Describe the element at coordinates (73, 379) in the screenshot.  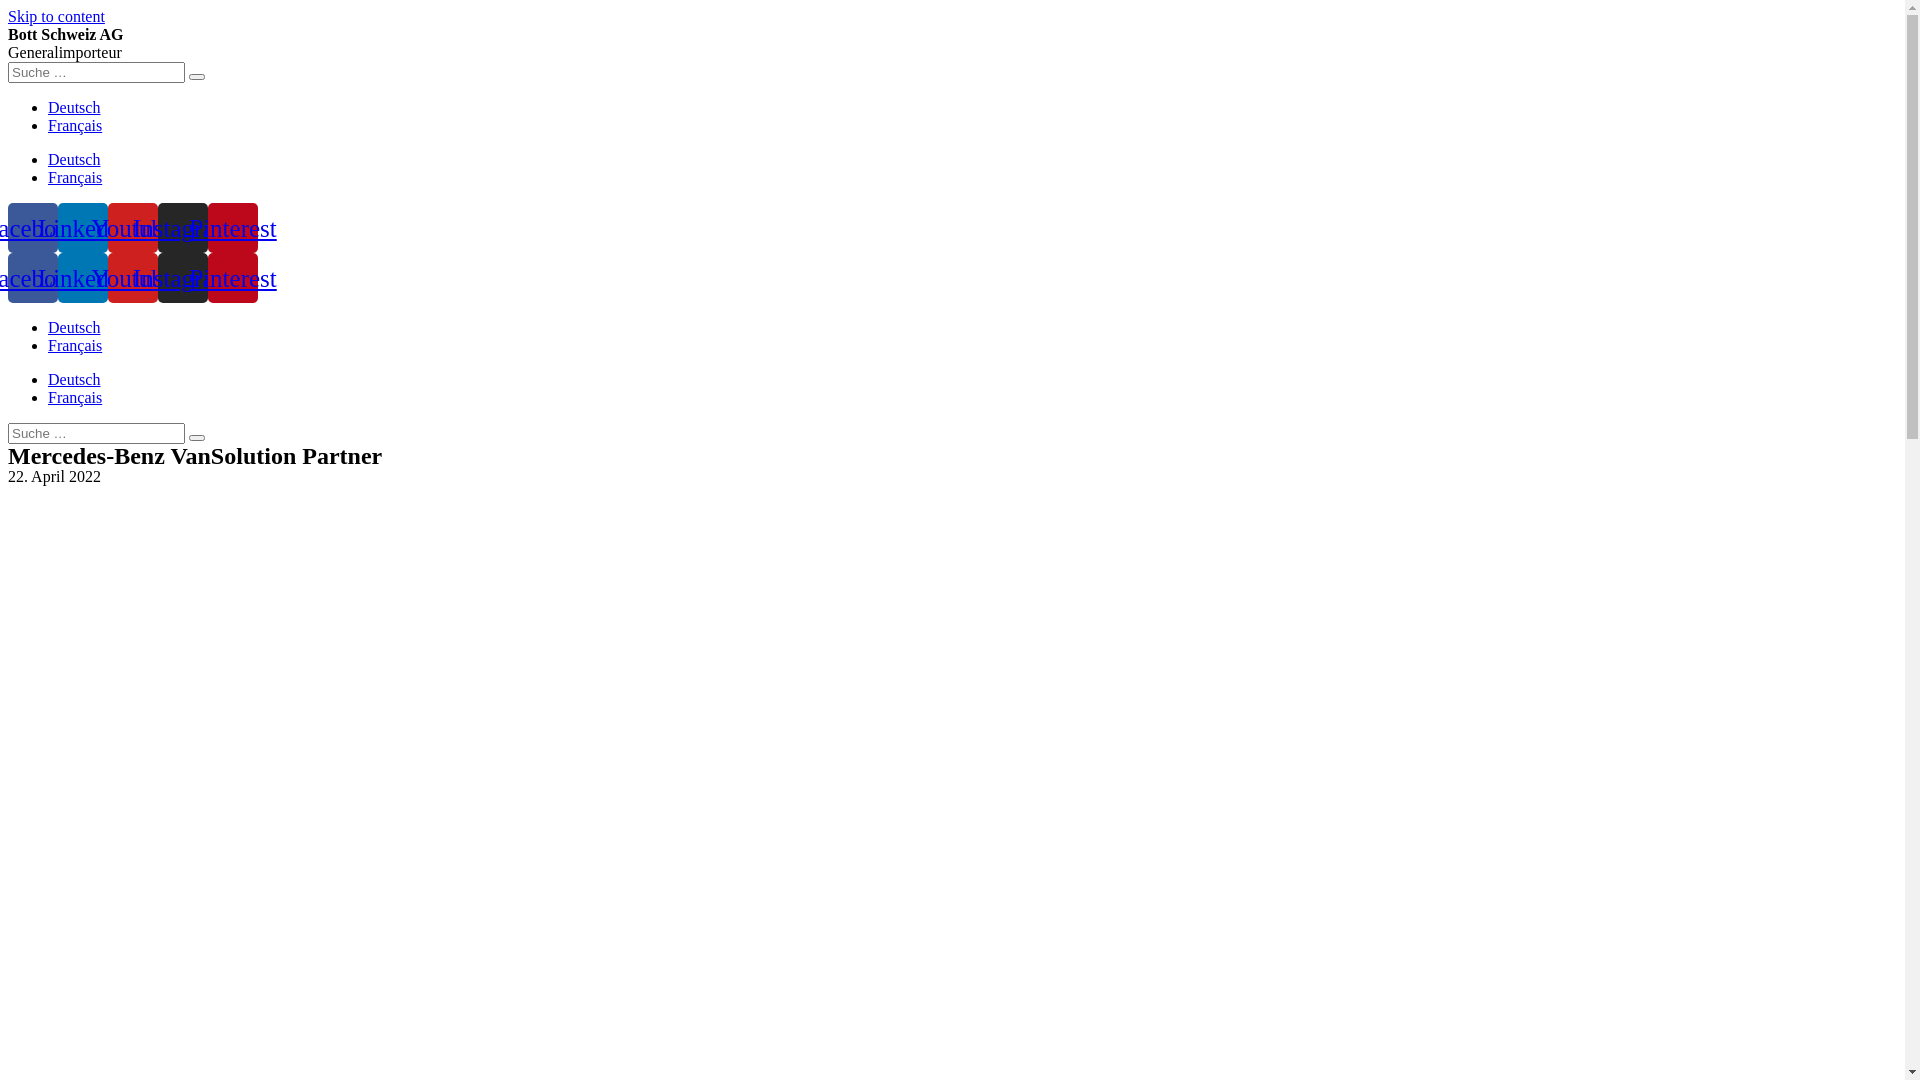
I see `'Deutsch'` at that location.